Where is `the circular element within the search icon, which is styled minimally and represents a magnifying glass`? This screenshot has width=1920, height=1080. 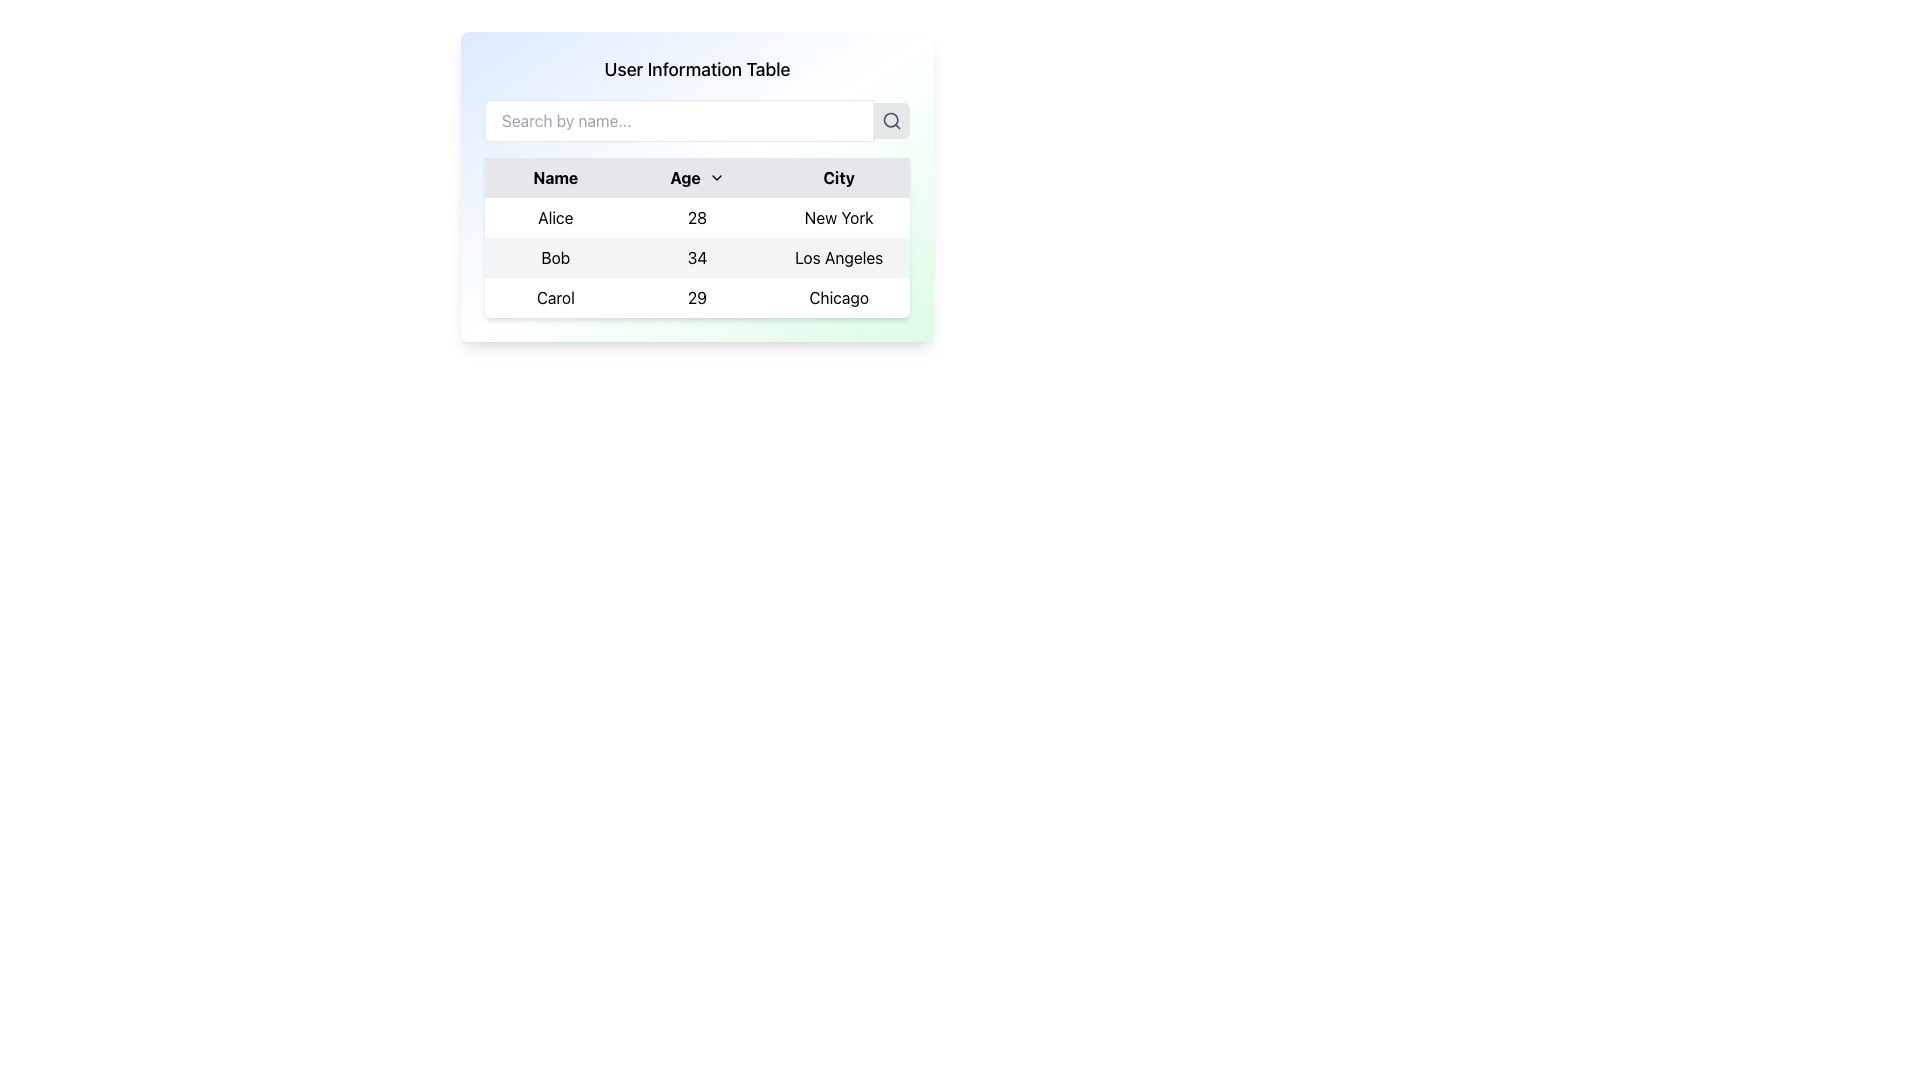 the circular element within the search icon, which is styled minimally and represents a magnifying glass is located at coordinates (890, 120).